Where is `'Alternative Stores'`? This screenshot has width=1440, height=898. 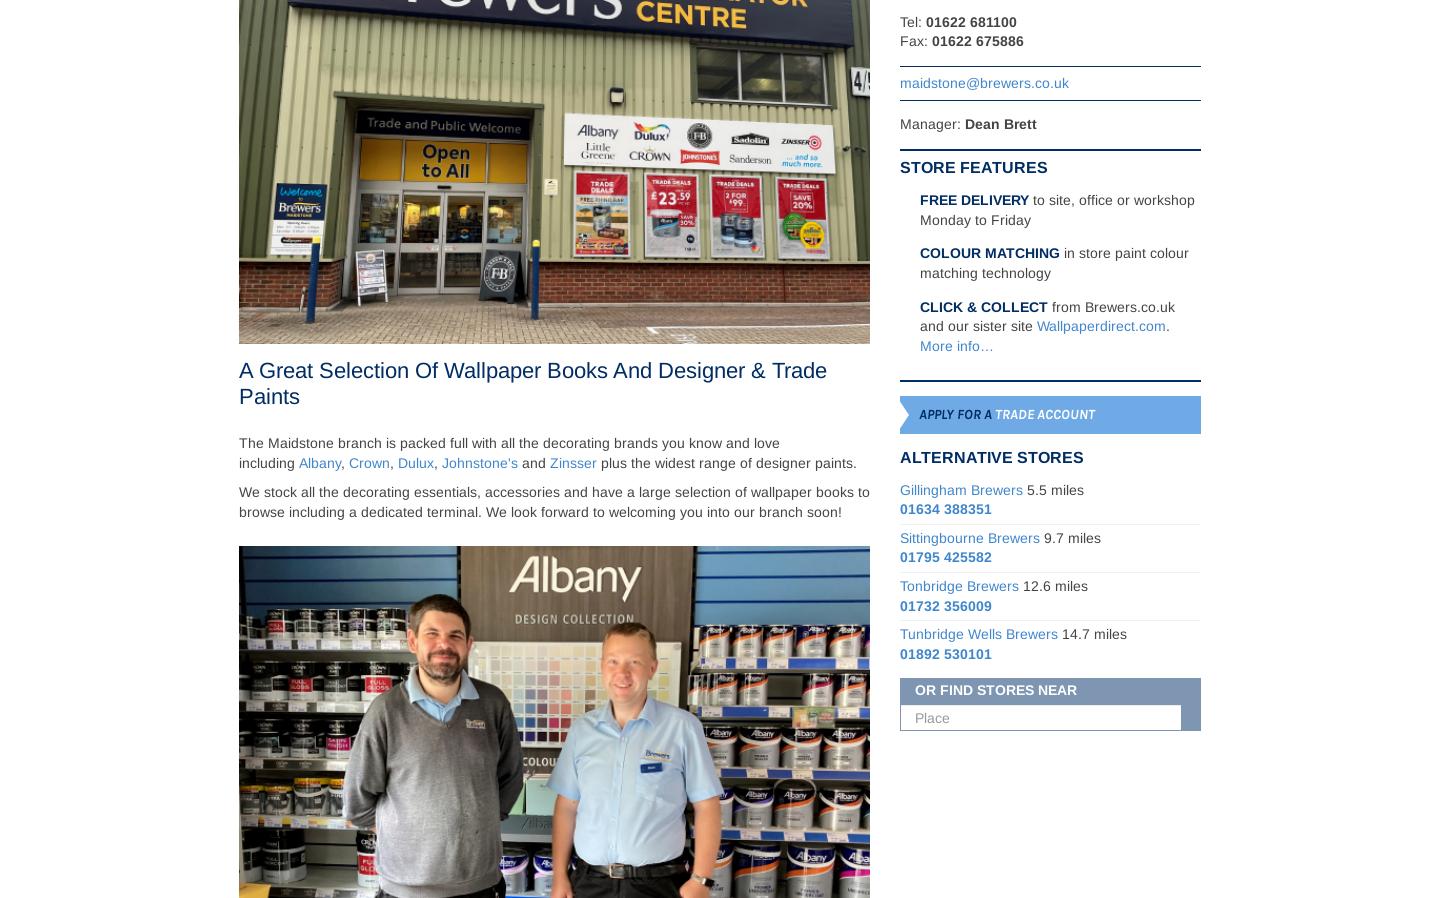 'Alternative Stores' is located at coordinates (991, 455).